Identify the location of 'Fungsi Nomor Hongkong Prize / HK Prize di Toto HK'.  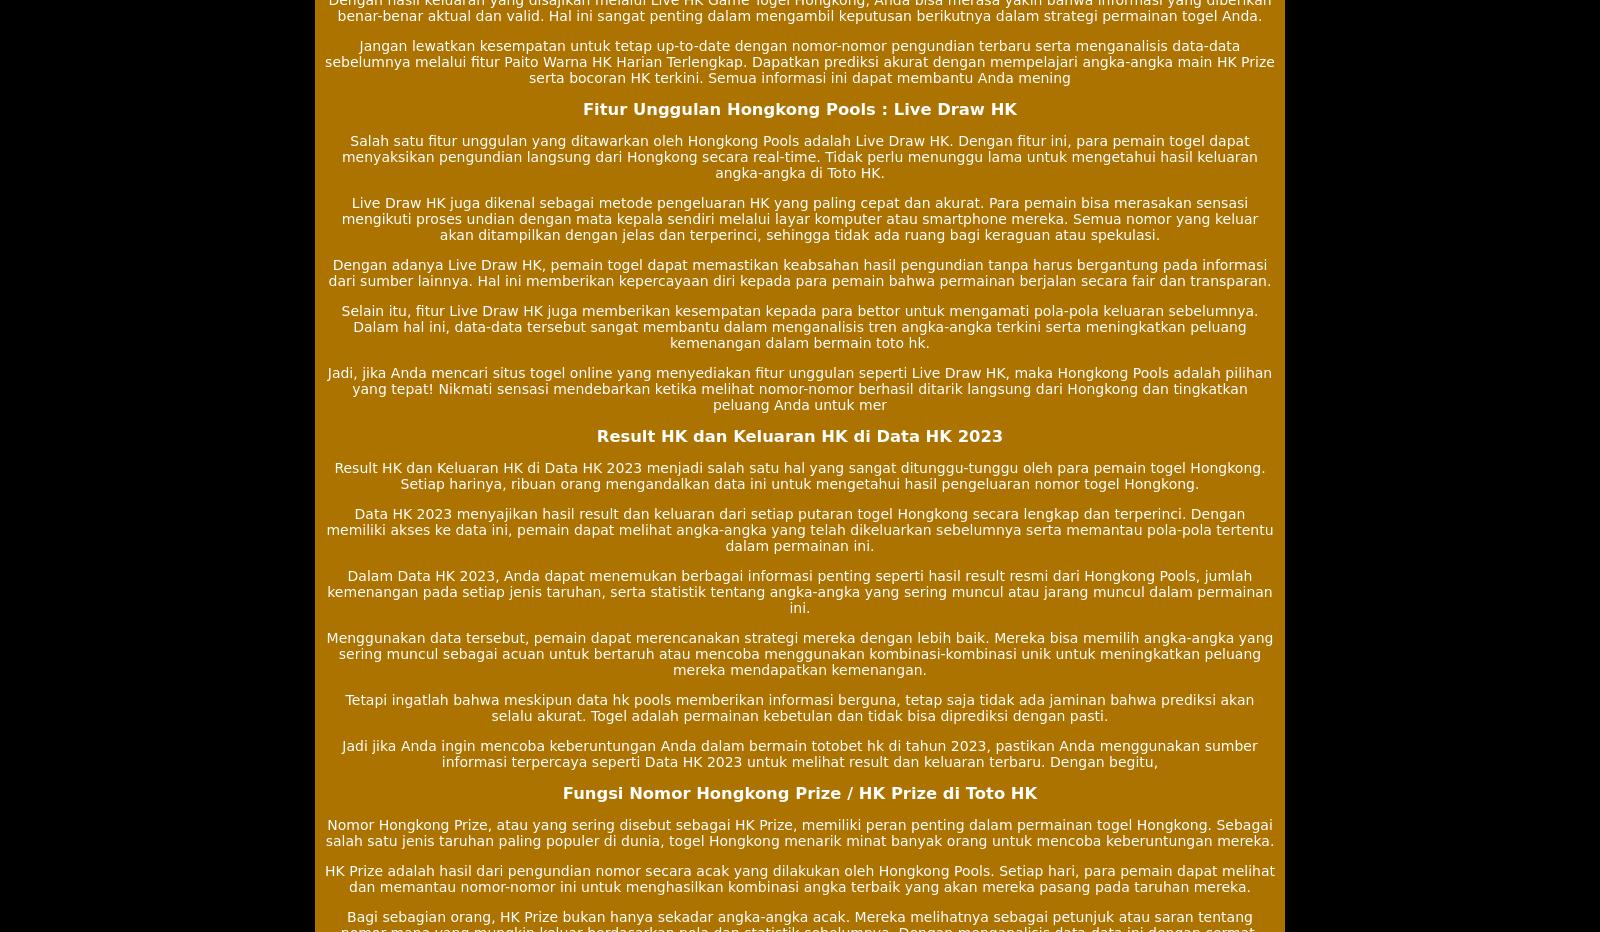
(799, 793).